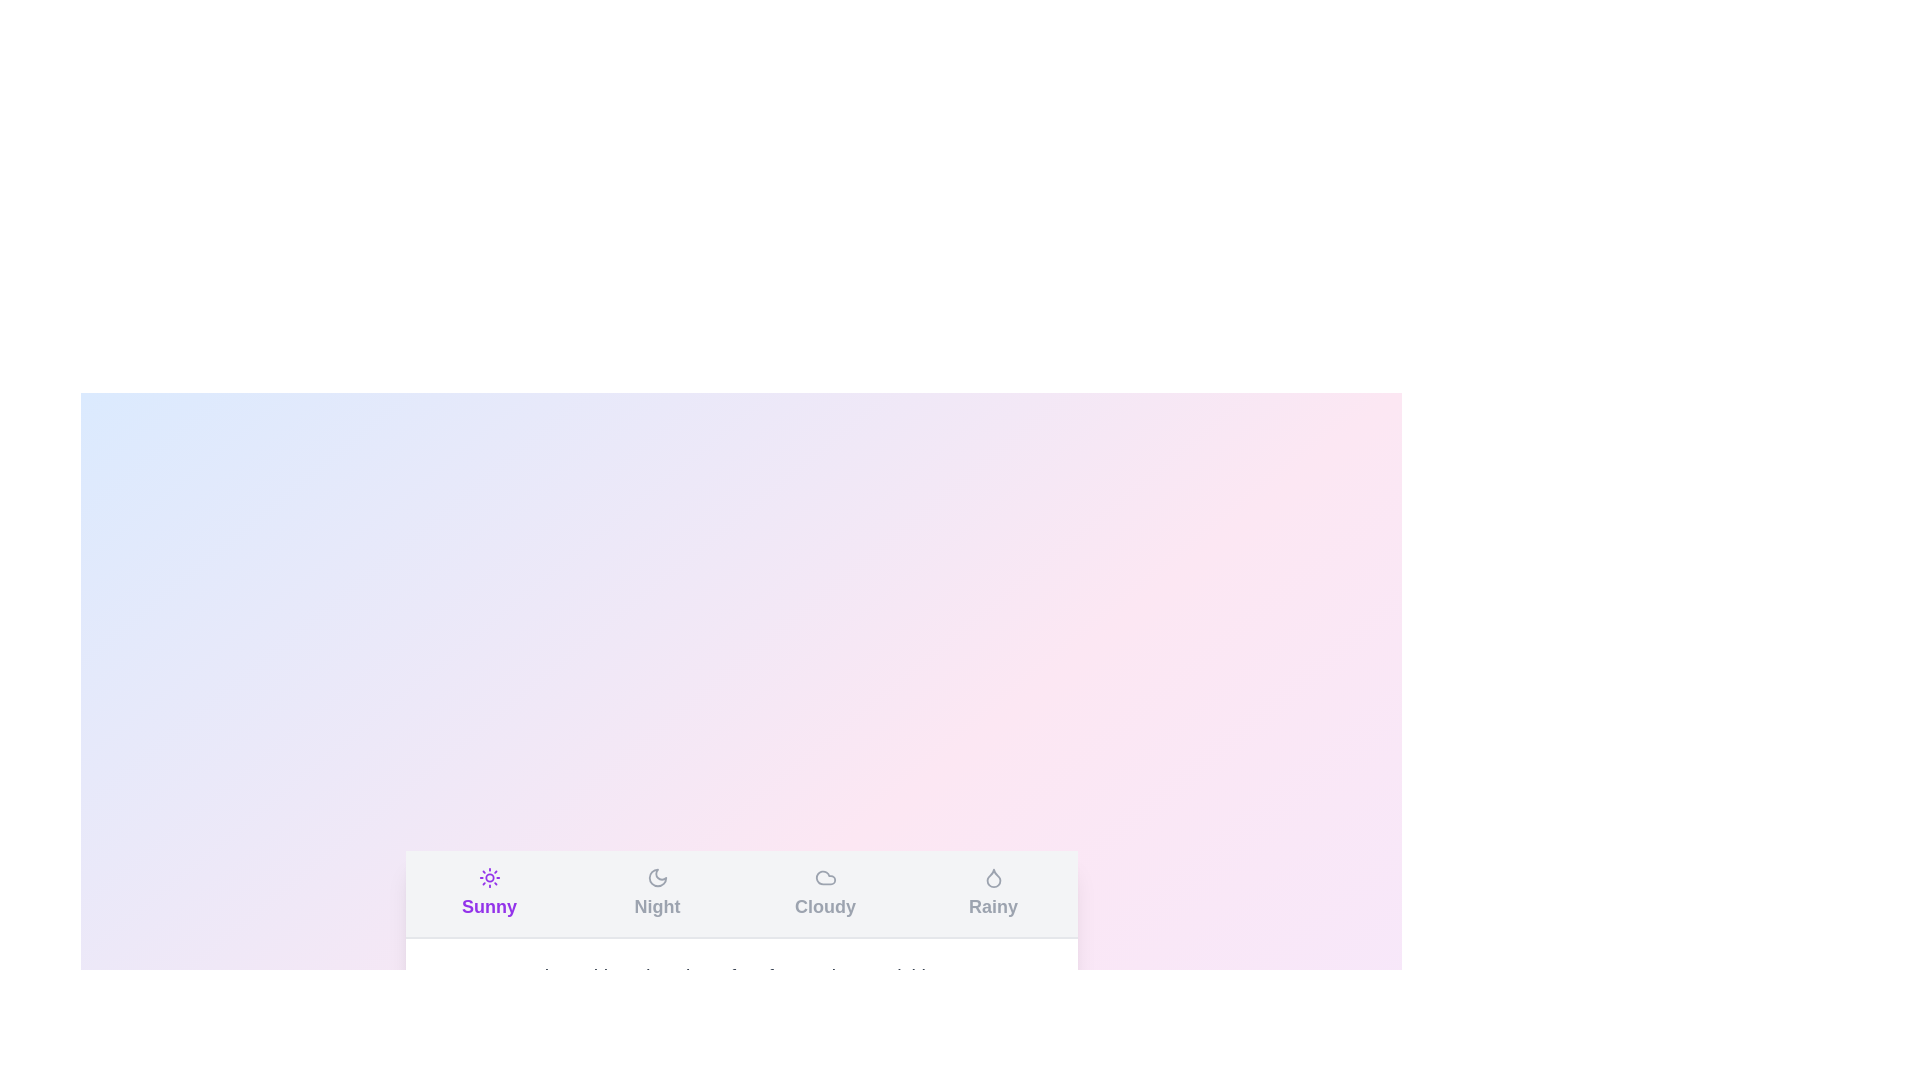  I want to click on the tab labeled Rainy to switch to the respective weather condition, so click(993, 893).